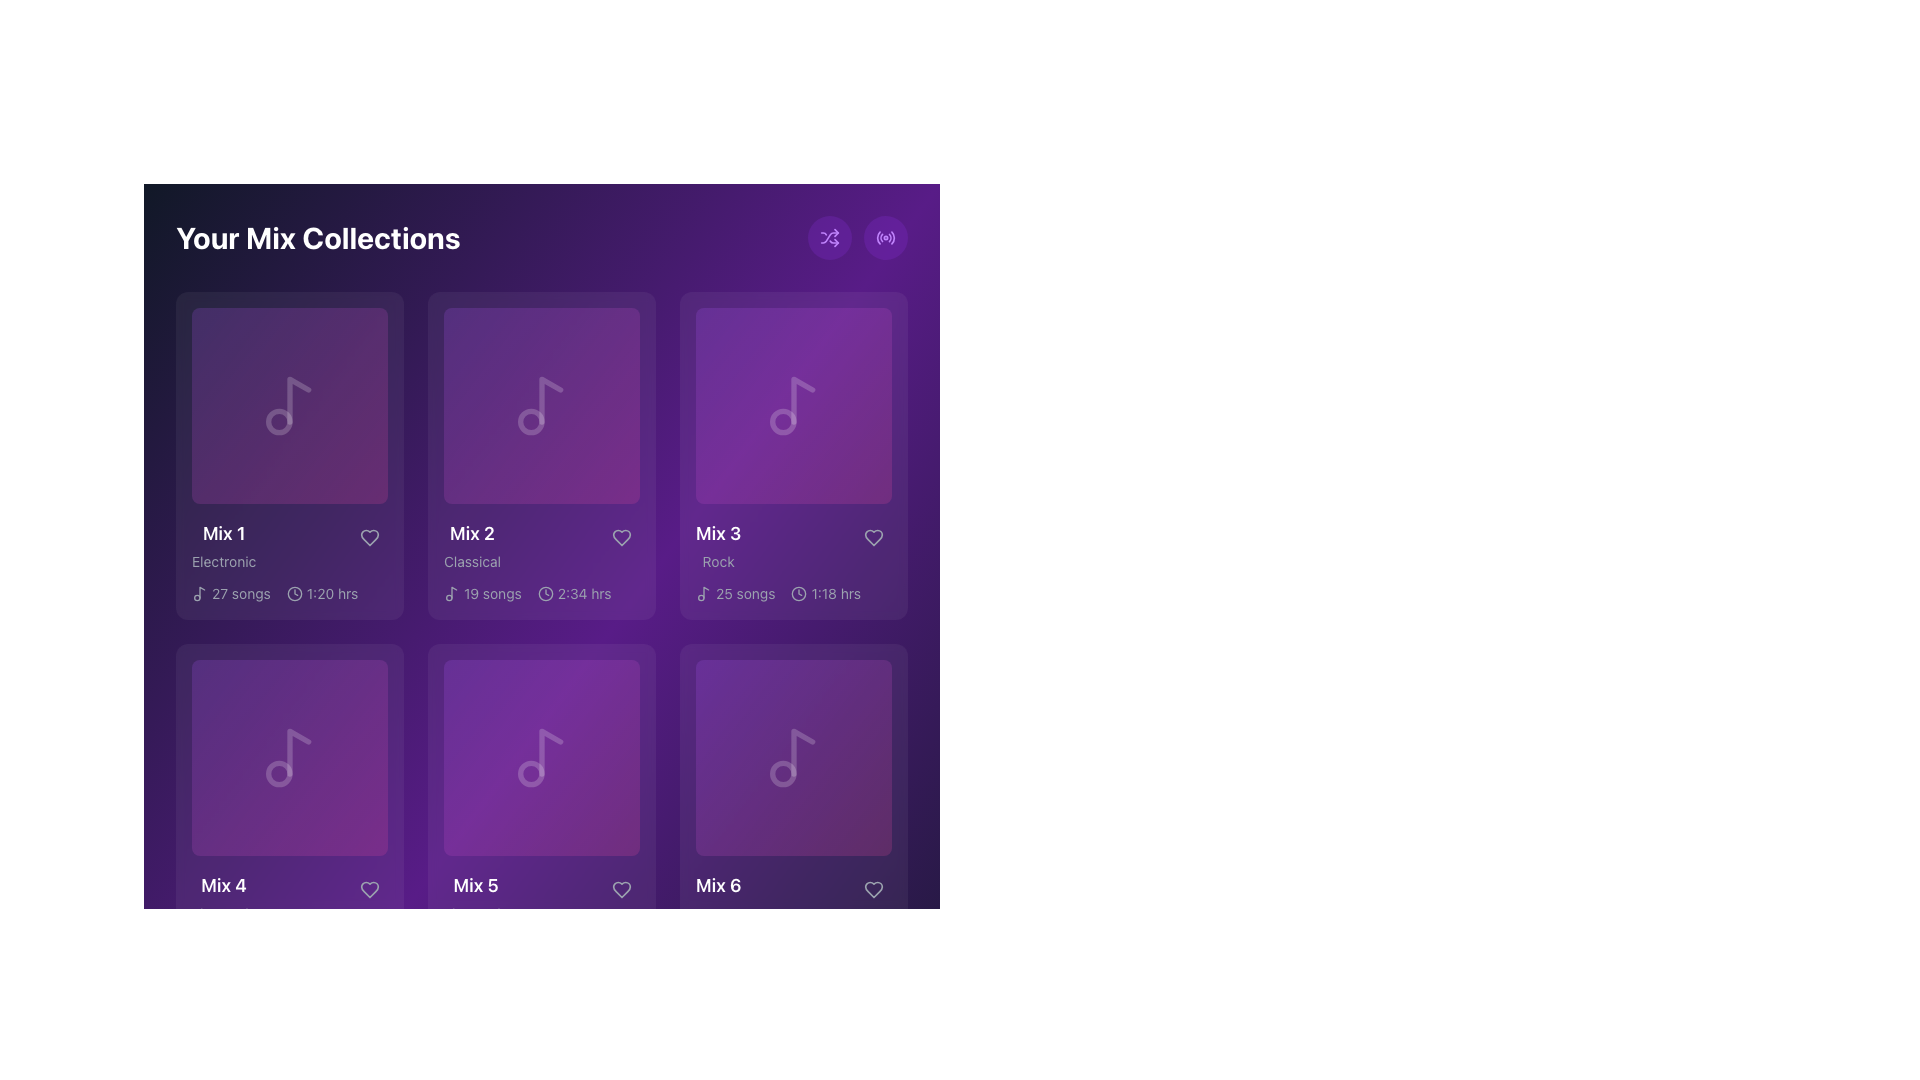 The width and height of the screenshot is (1920, 1080). I want to click on the shuffle mode icon located in the top-right corner of the layout, so click(830, 237).